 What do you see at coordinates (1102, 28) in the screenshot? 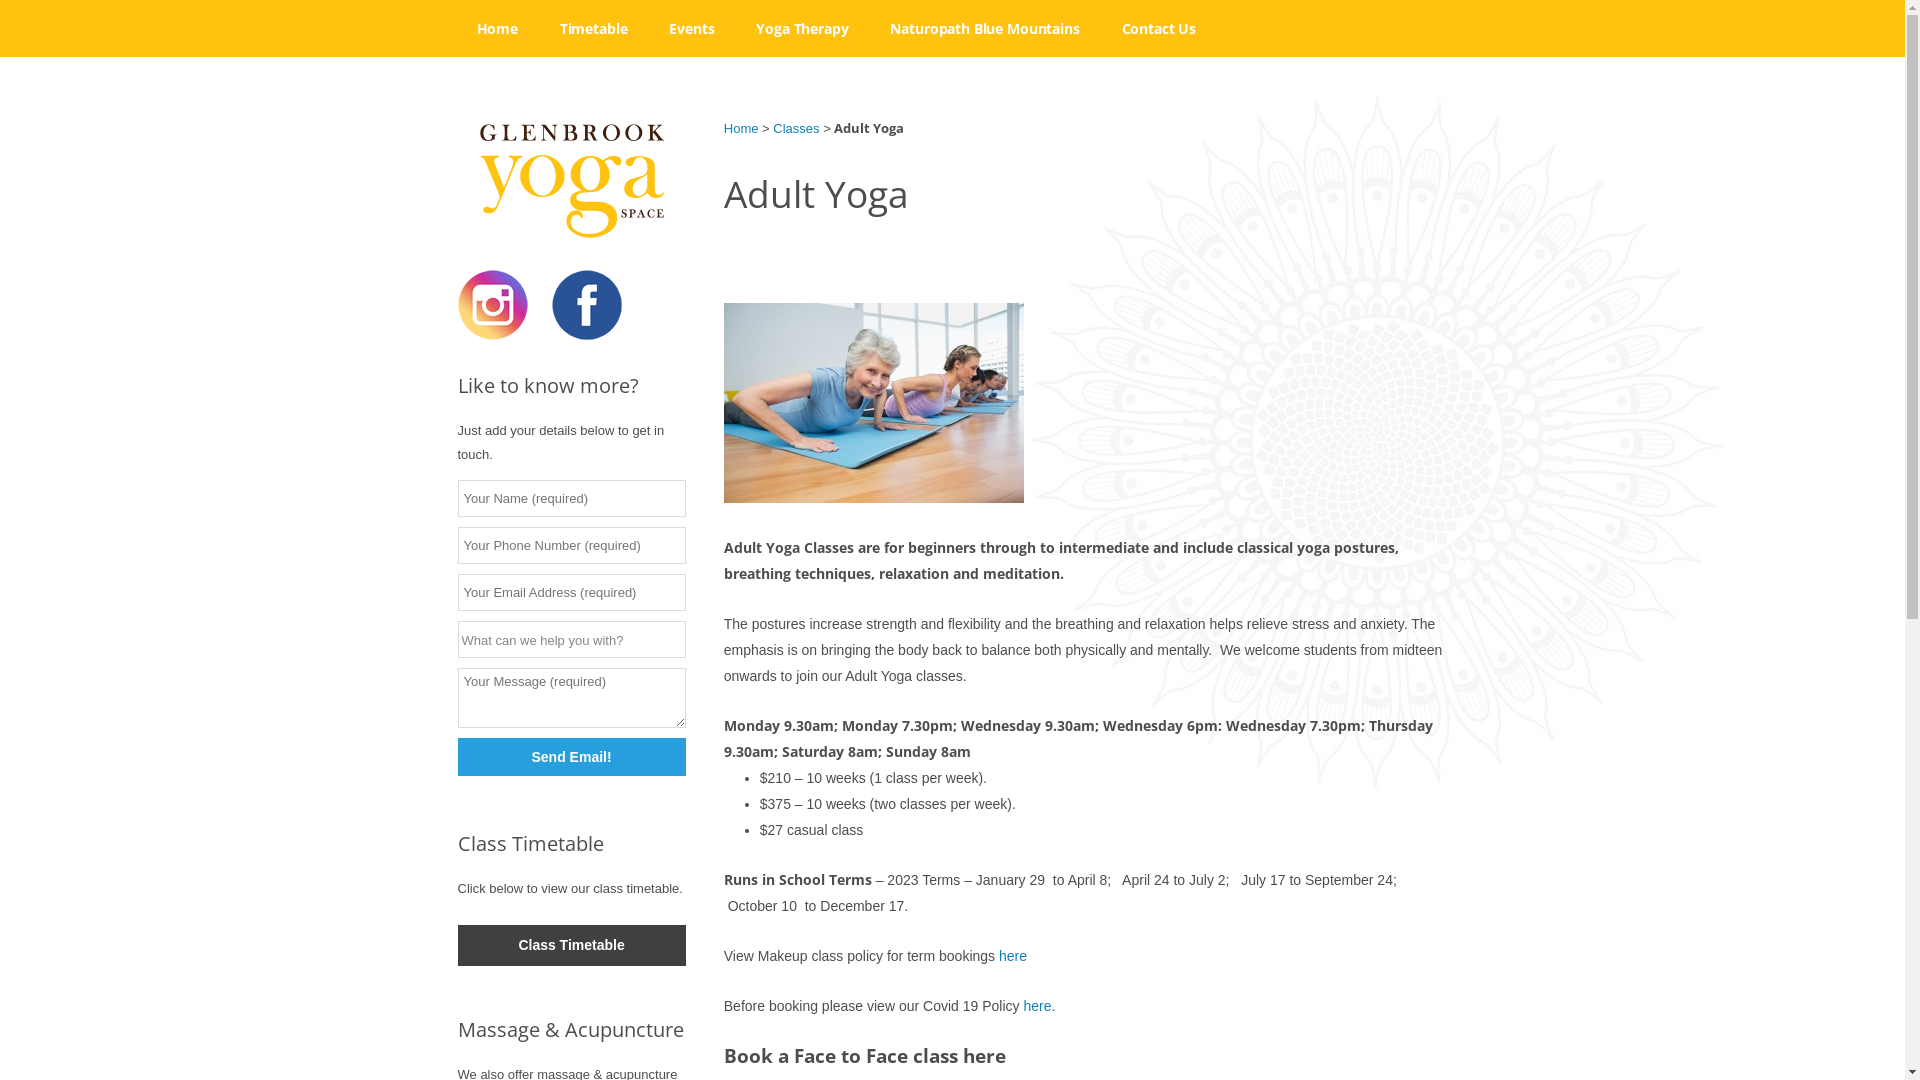
I see `'Contact Us'` at bounding box center [1102, 28].